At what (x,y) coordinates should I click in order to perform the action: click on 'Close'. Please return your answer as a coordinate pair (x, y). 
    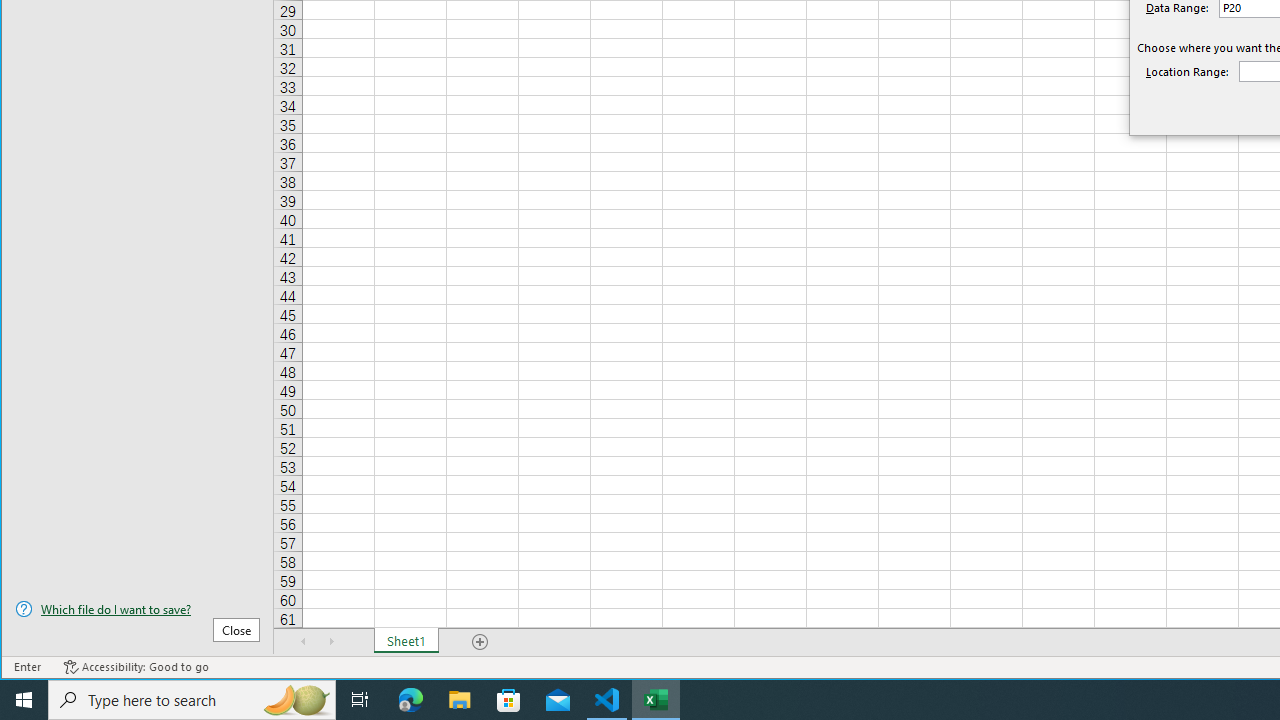
    Looking at the image, I should click on (236, 630).